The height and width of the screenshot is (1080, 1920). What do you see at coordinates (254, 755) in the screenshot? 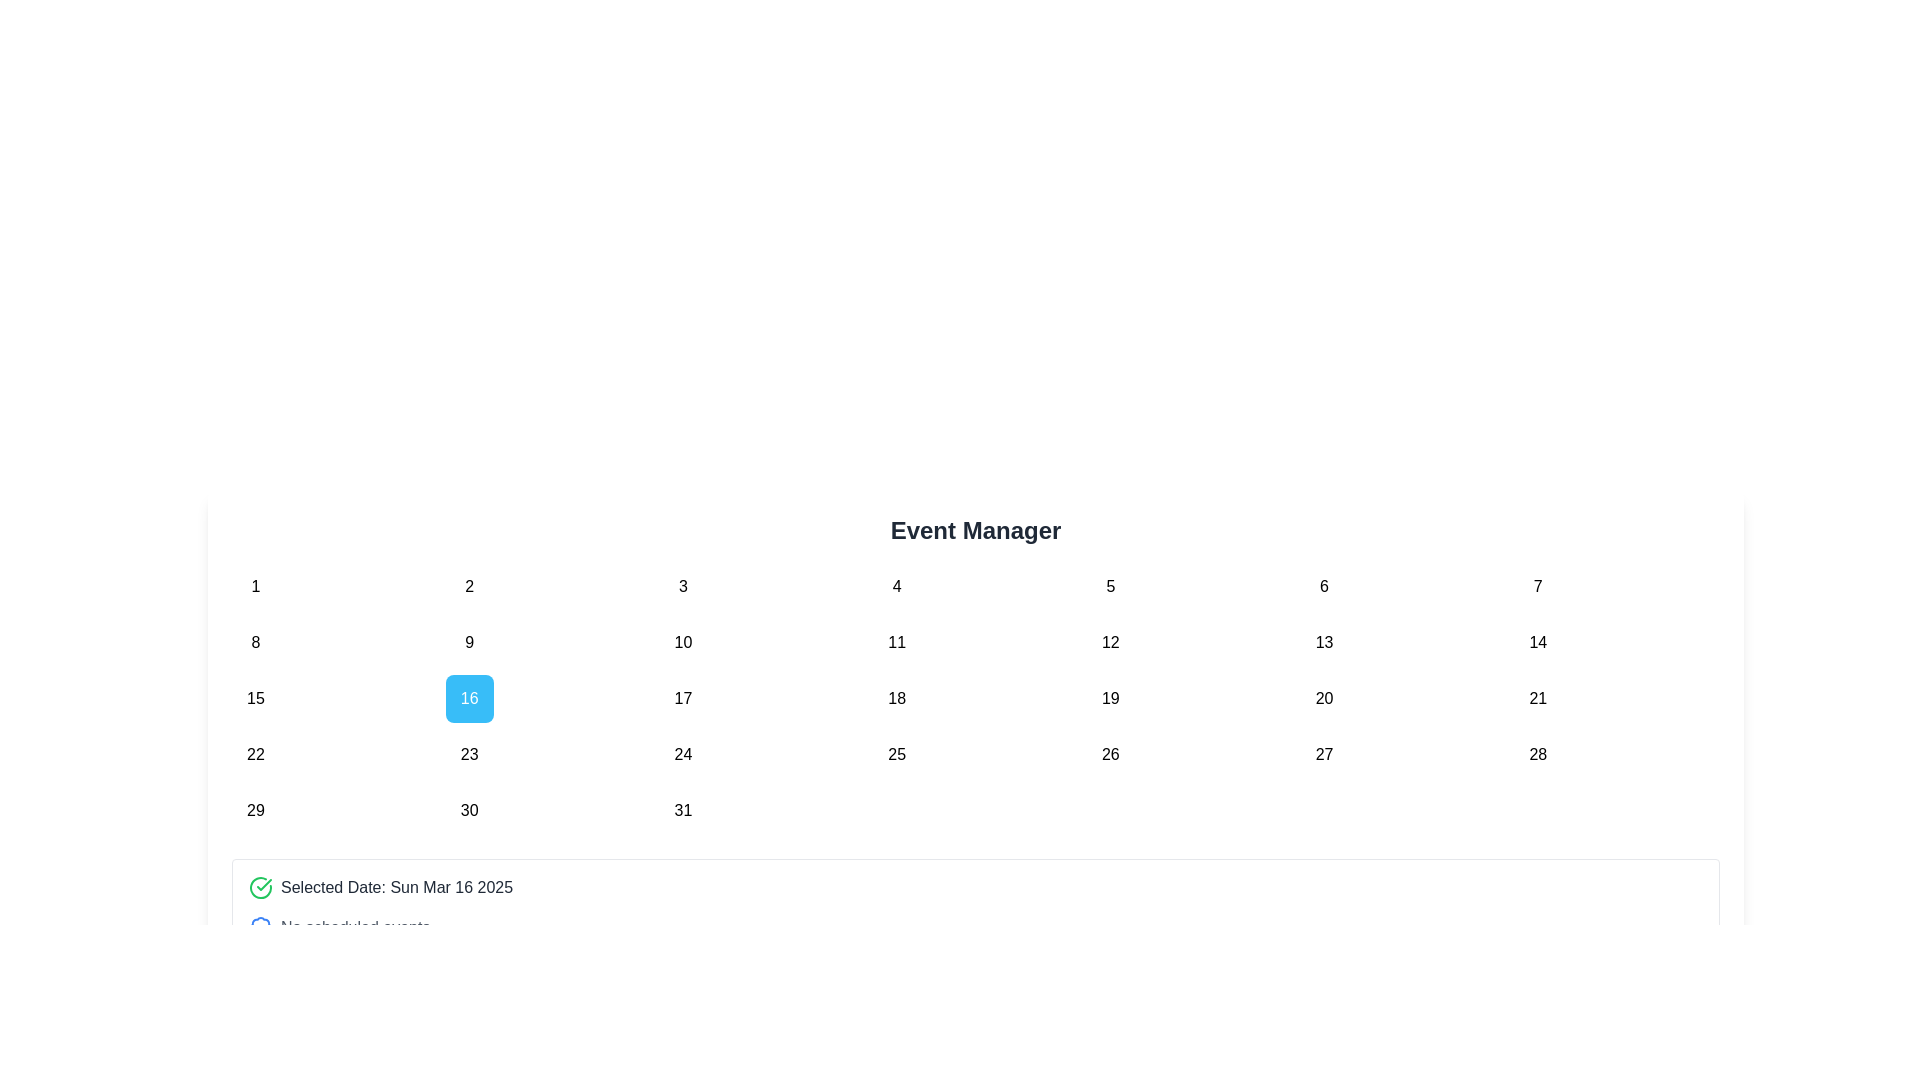
I see `the date selection button labeled '22', which is a rounded square button with a white background and black text, located in the third row and first column of the grid layout` at bounding box center [254, 755].